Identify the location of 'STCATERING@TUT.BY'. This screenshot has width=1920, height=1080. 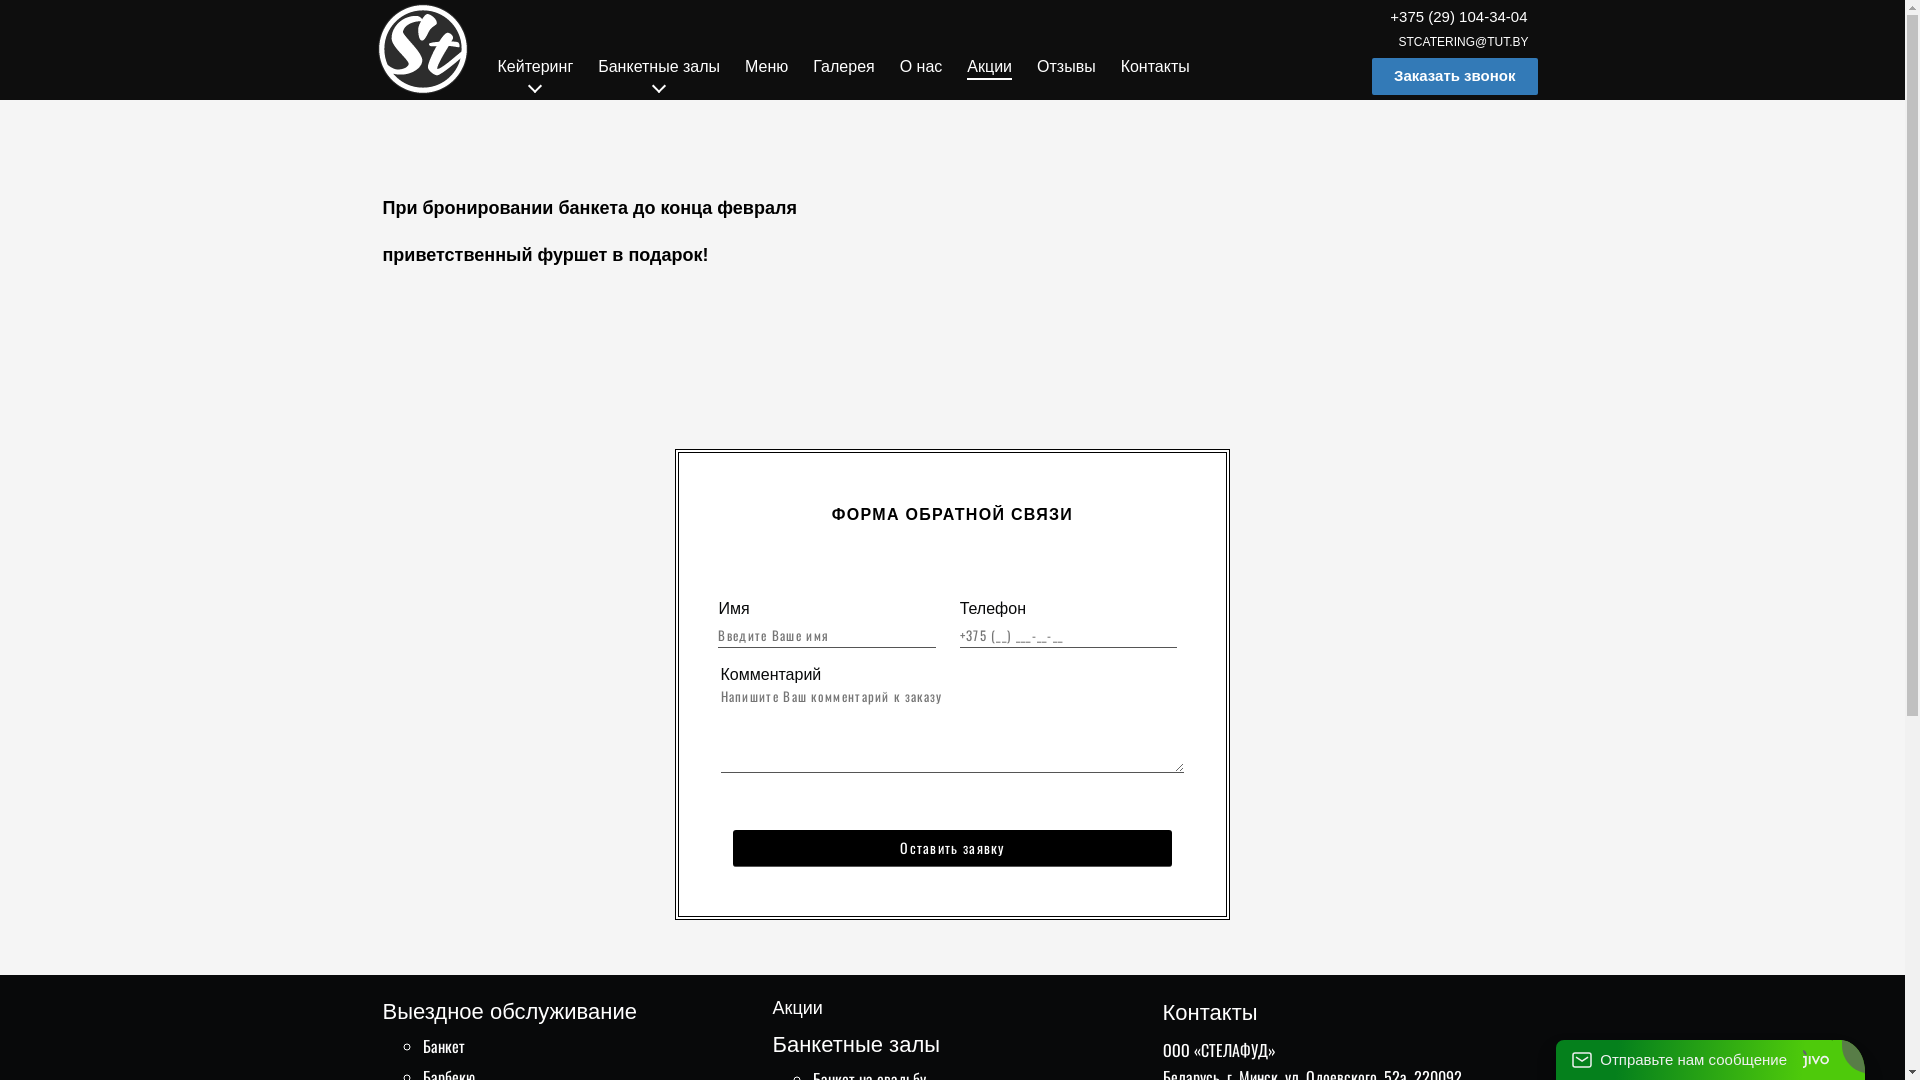
(1464, 42).